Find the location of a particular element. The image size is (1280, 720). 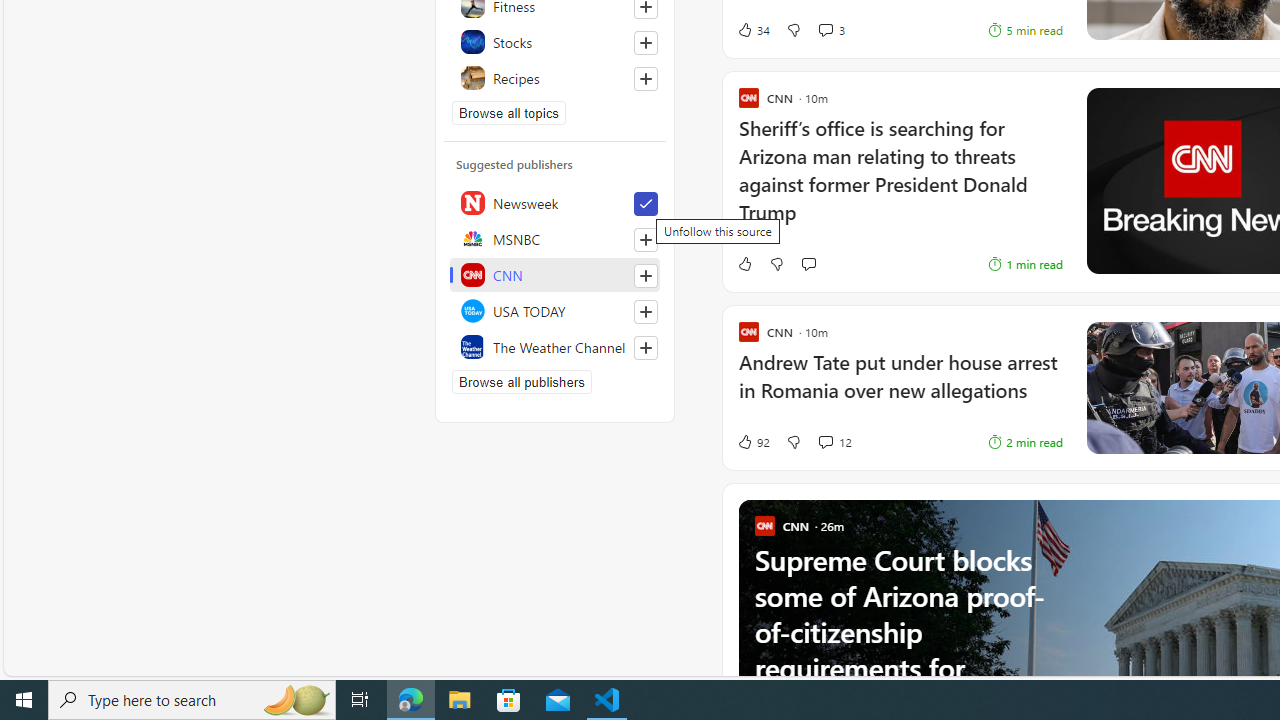

'USA TODAY' is located at coordinates (555, 311).